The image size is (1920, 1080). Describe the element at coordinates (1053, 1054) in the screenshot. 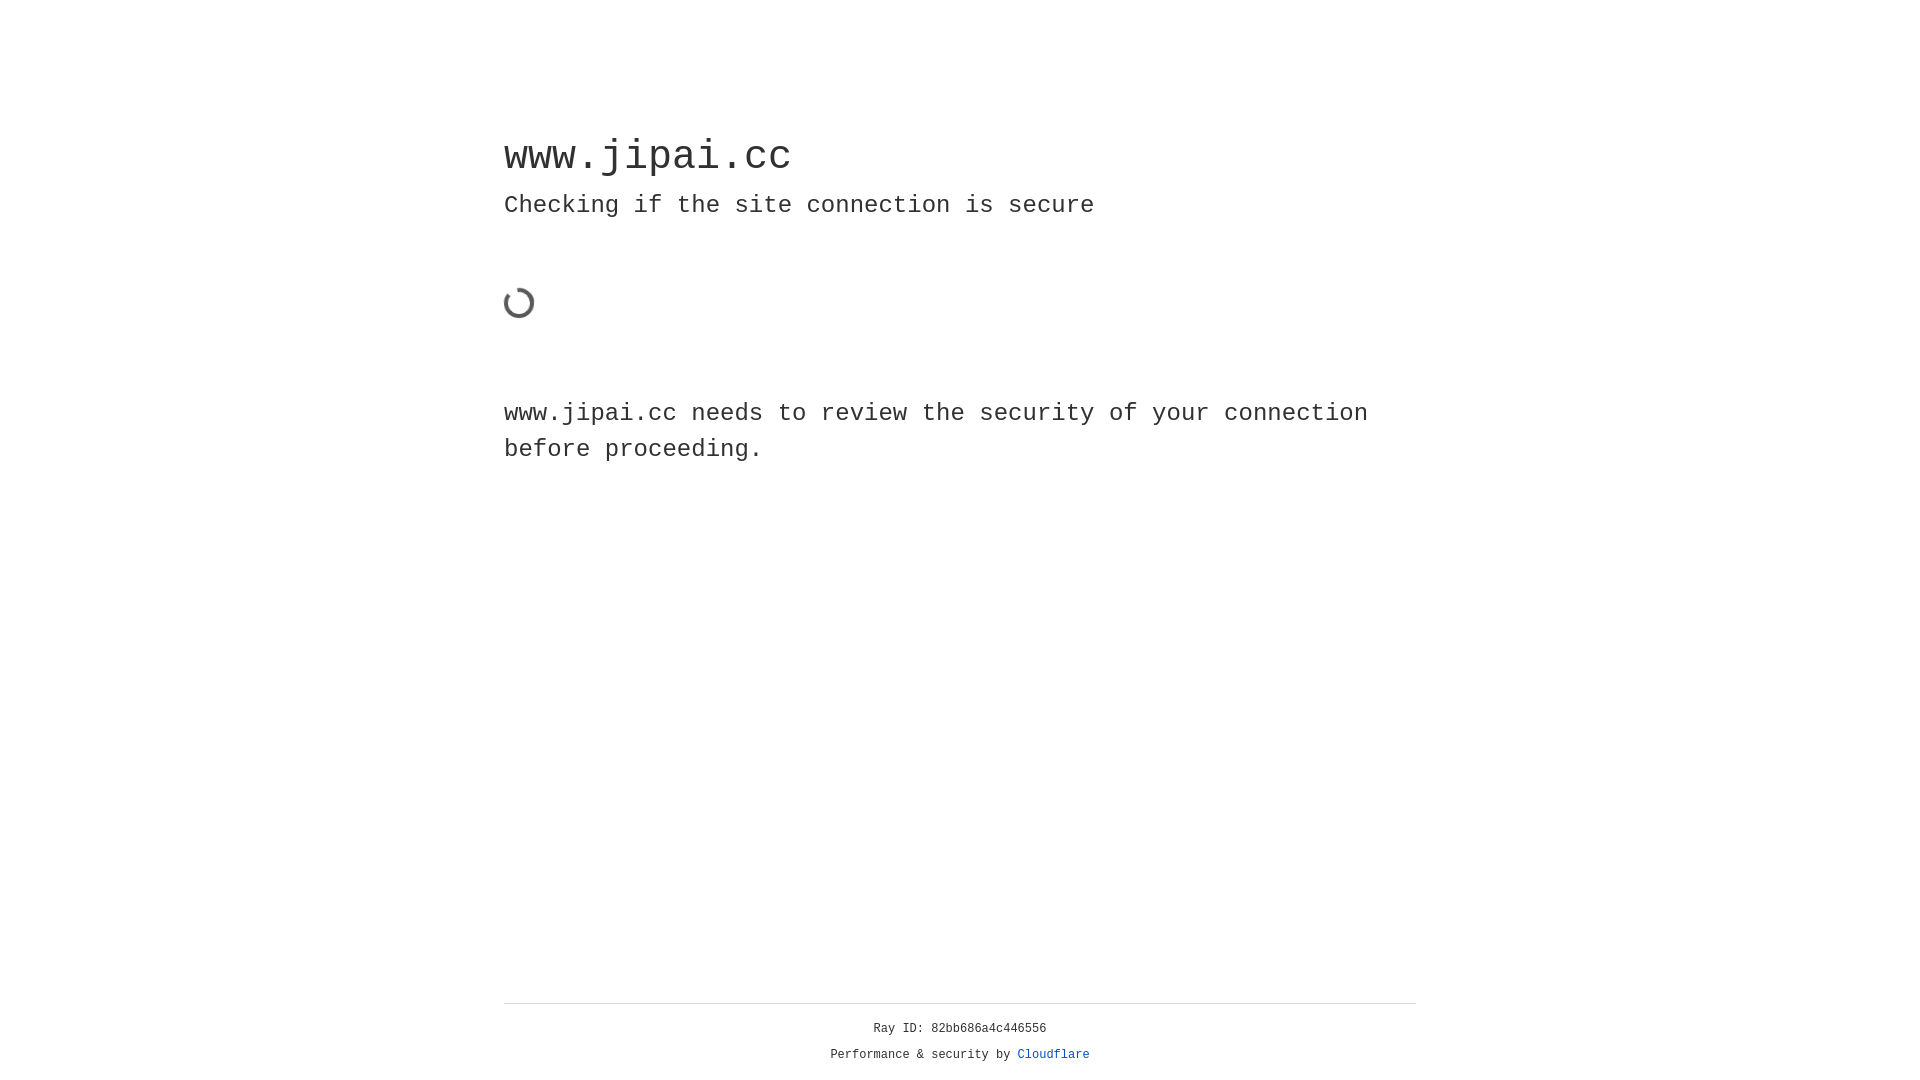

I see `'Cloudflare'` at that location.